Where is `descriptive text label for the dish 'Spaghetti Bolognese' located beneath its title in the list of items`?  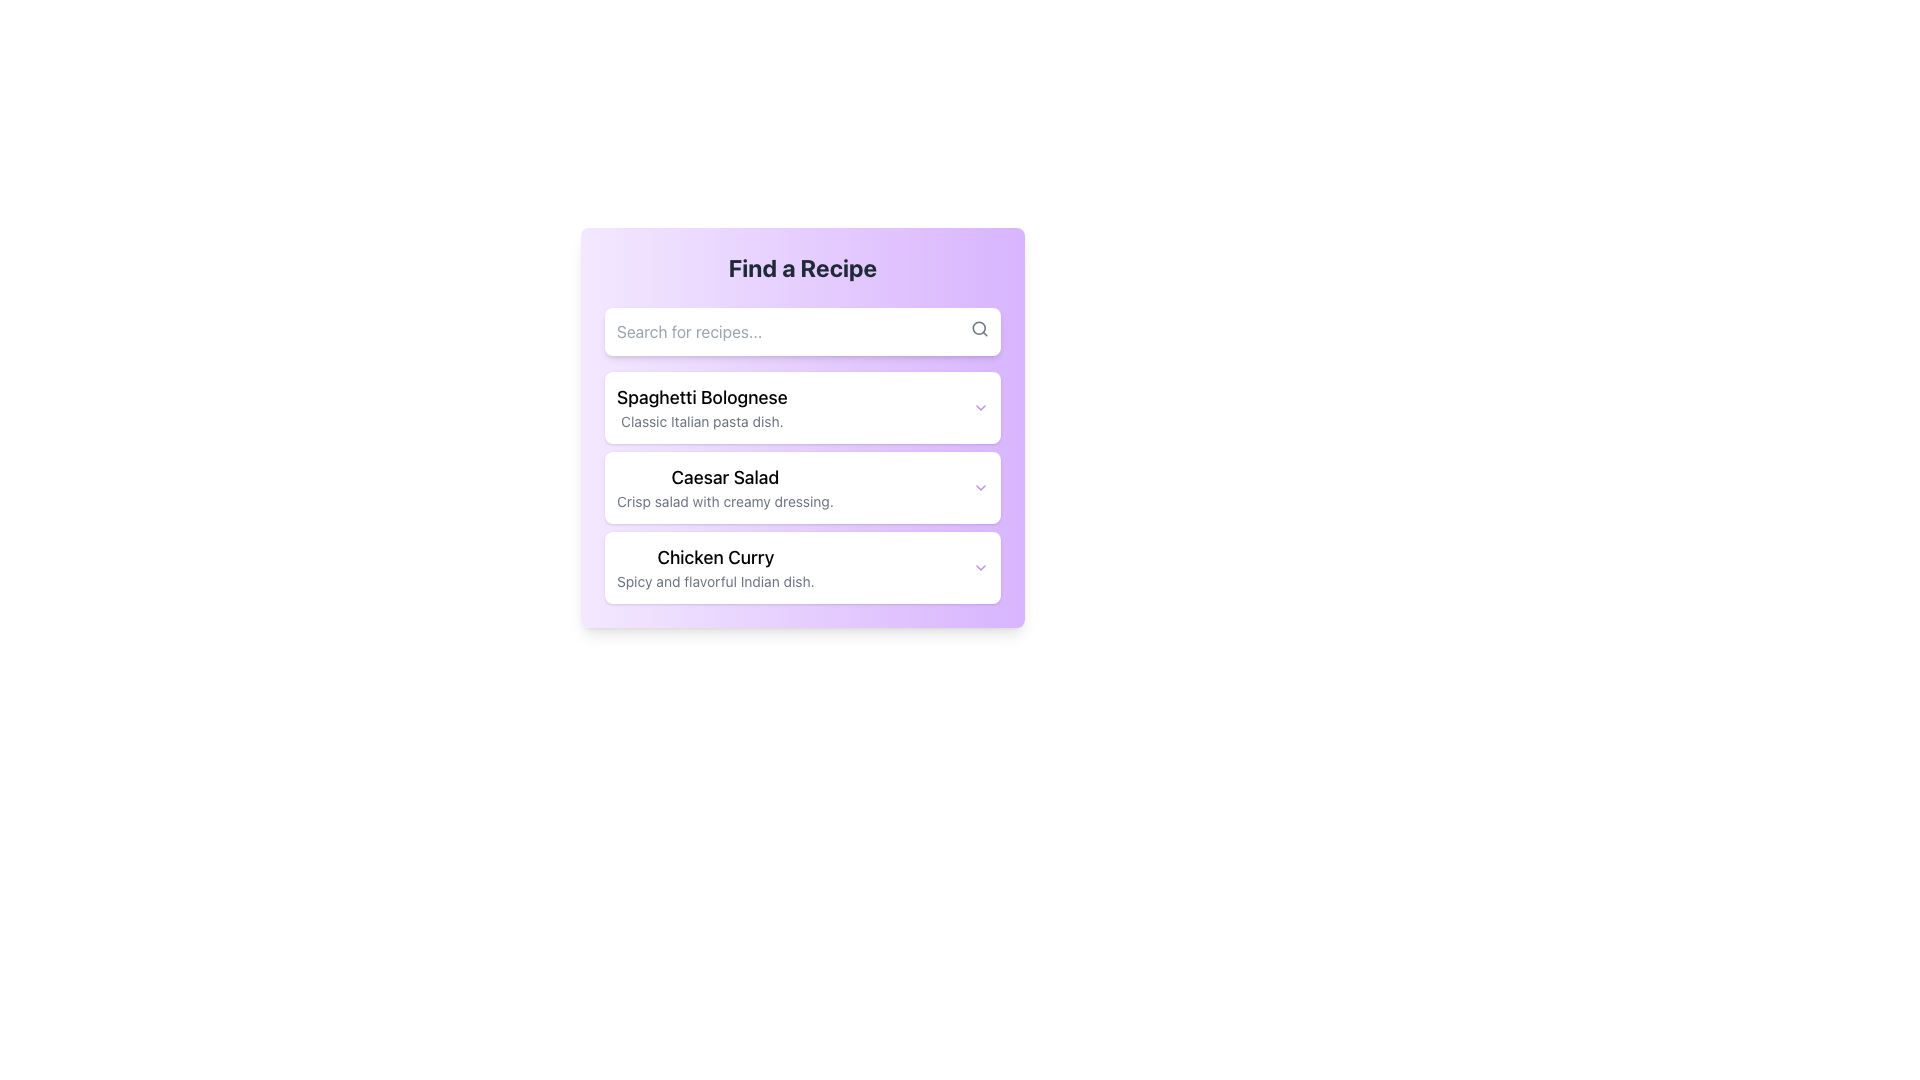 descriptive text label for the dish 'Spaghetti Bolognese' located beneath its title in the list of items is located at coordinates (702, 420).